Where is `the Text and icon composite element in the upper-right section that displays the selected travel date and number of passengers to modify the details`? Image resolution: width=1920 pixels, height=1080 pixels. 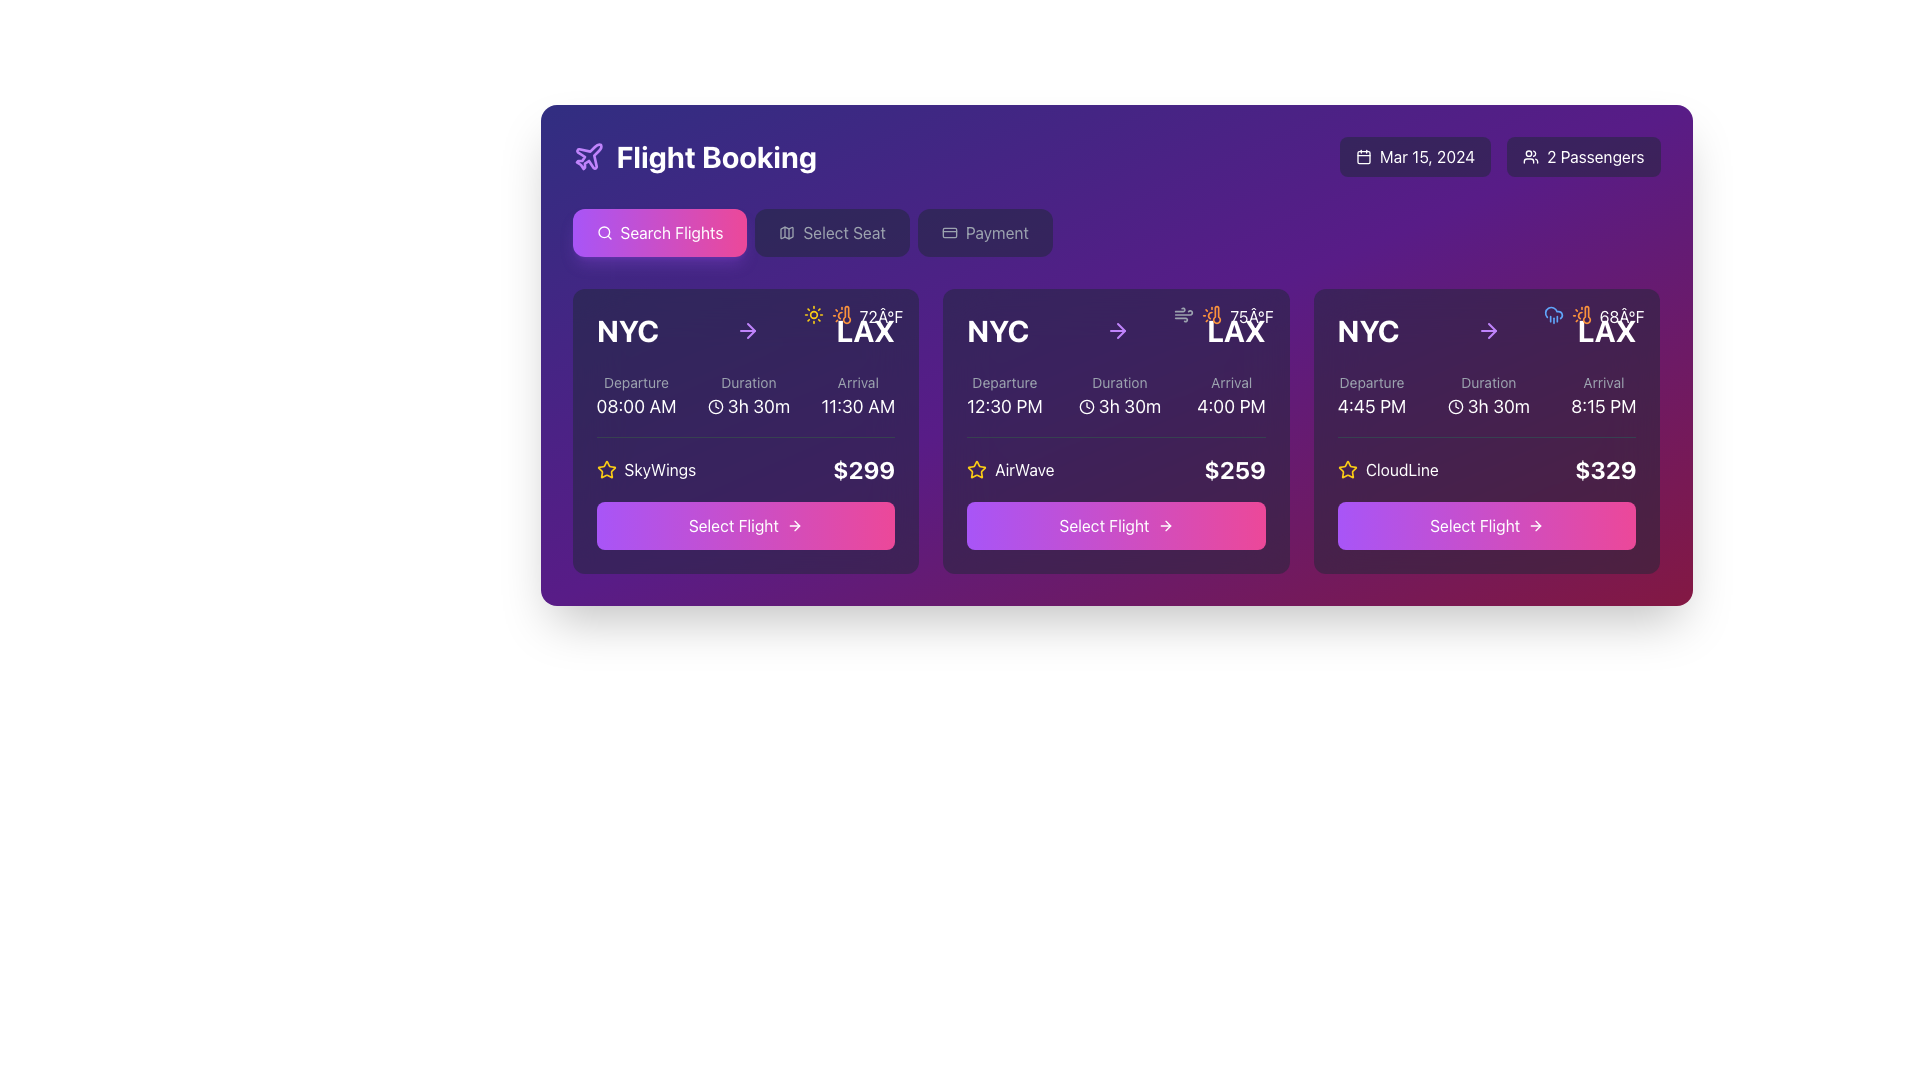
the Text and icon composite element in the upper-right section that displays the selected travel date and number of passengers to modify the details is located at coordinates (1499, 156).